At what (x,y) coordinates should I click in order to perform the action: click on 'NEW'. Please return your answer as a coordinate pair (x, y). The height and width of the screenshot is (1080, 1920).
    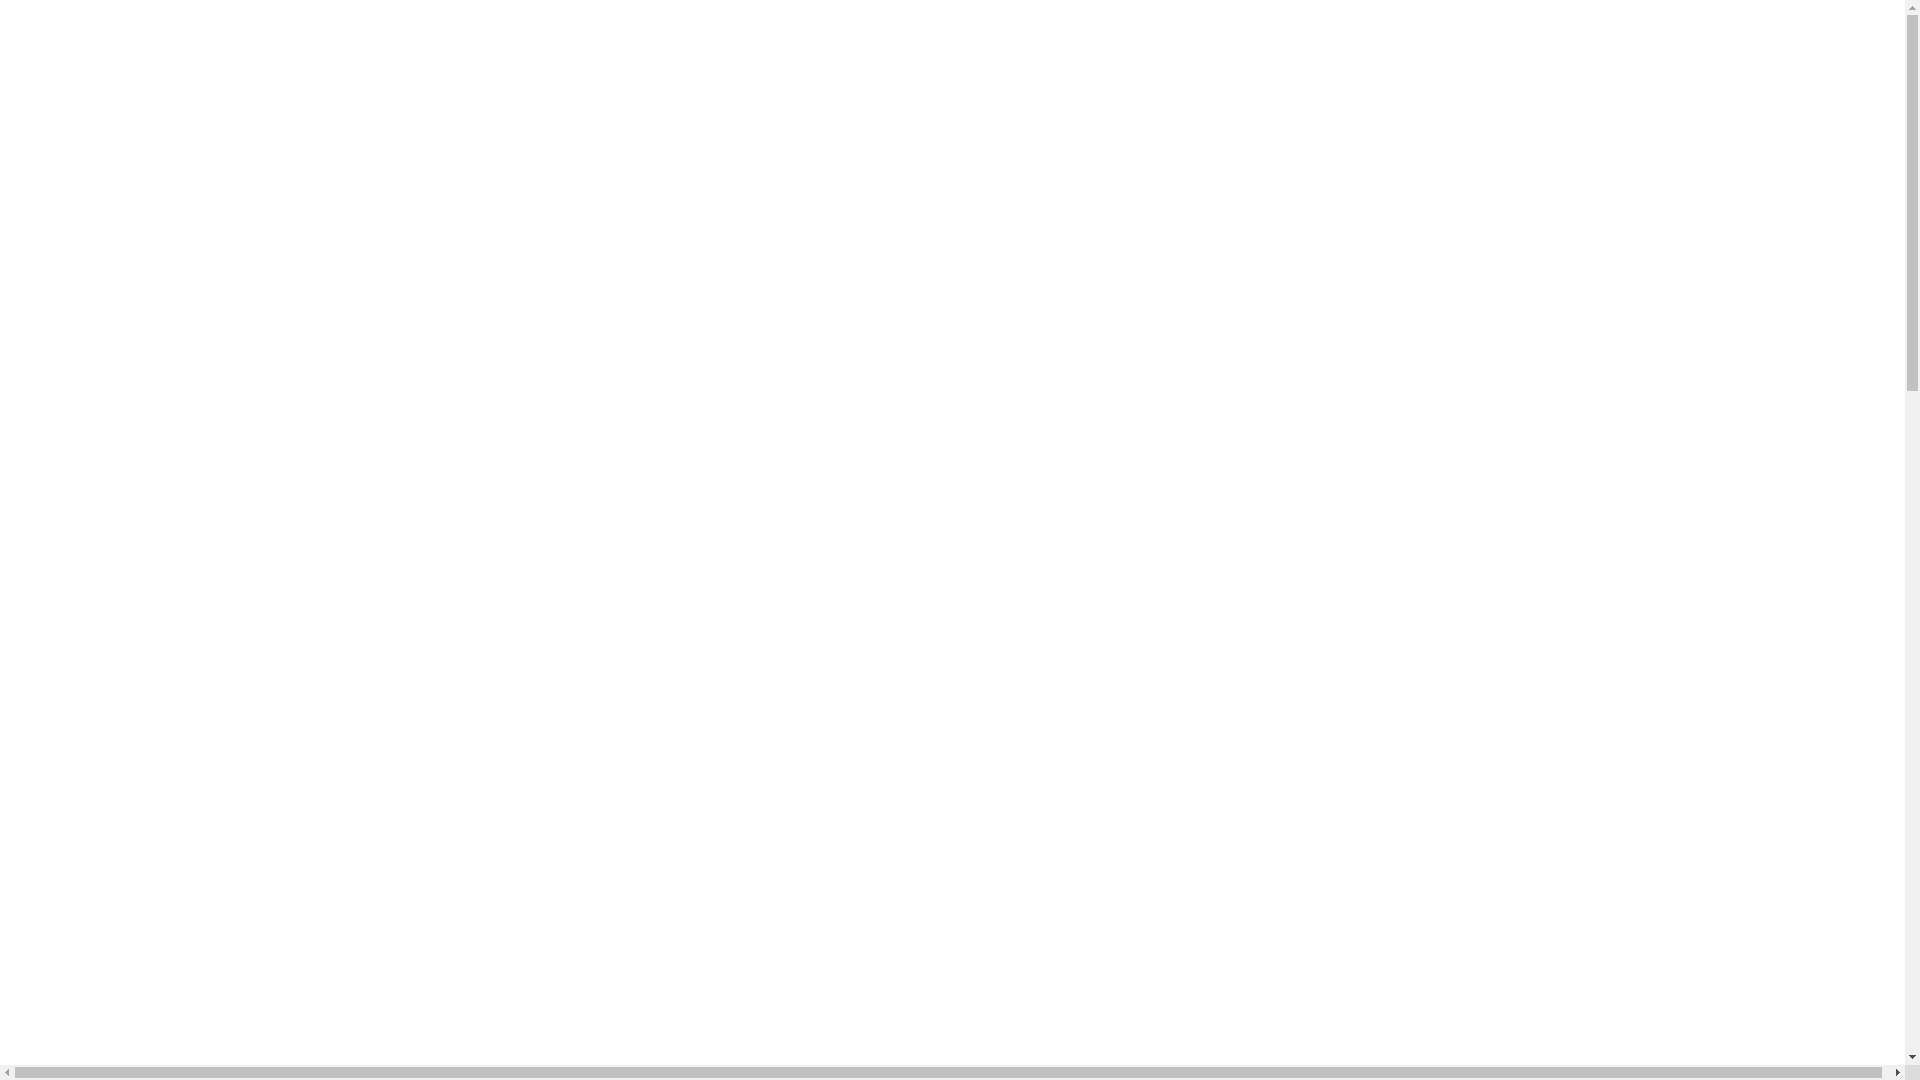
    Looking at the image, I should click on (48, 491).